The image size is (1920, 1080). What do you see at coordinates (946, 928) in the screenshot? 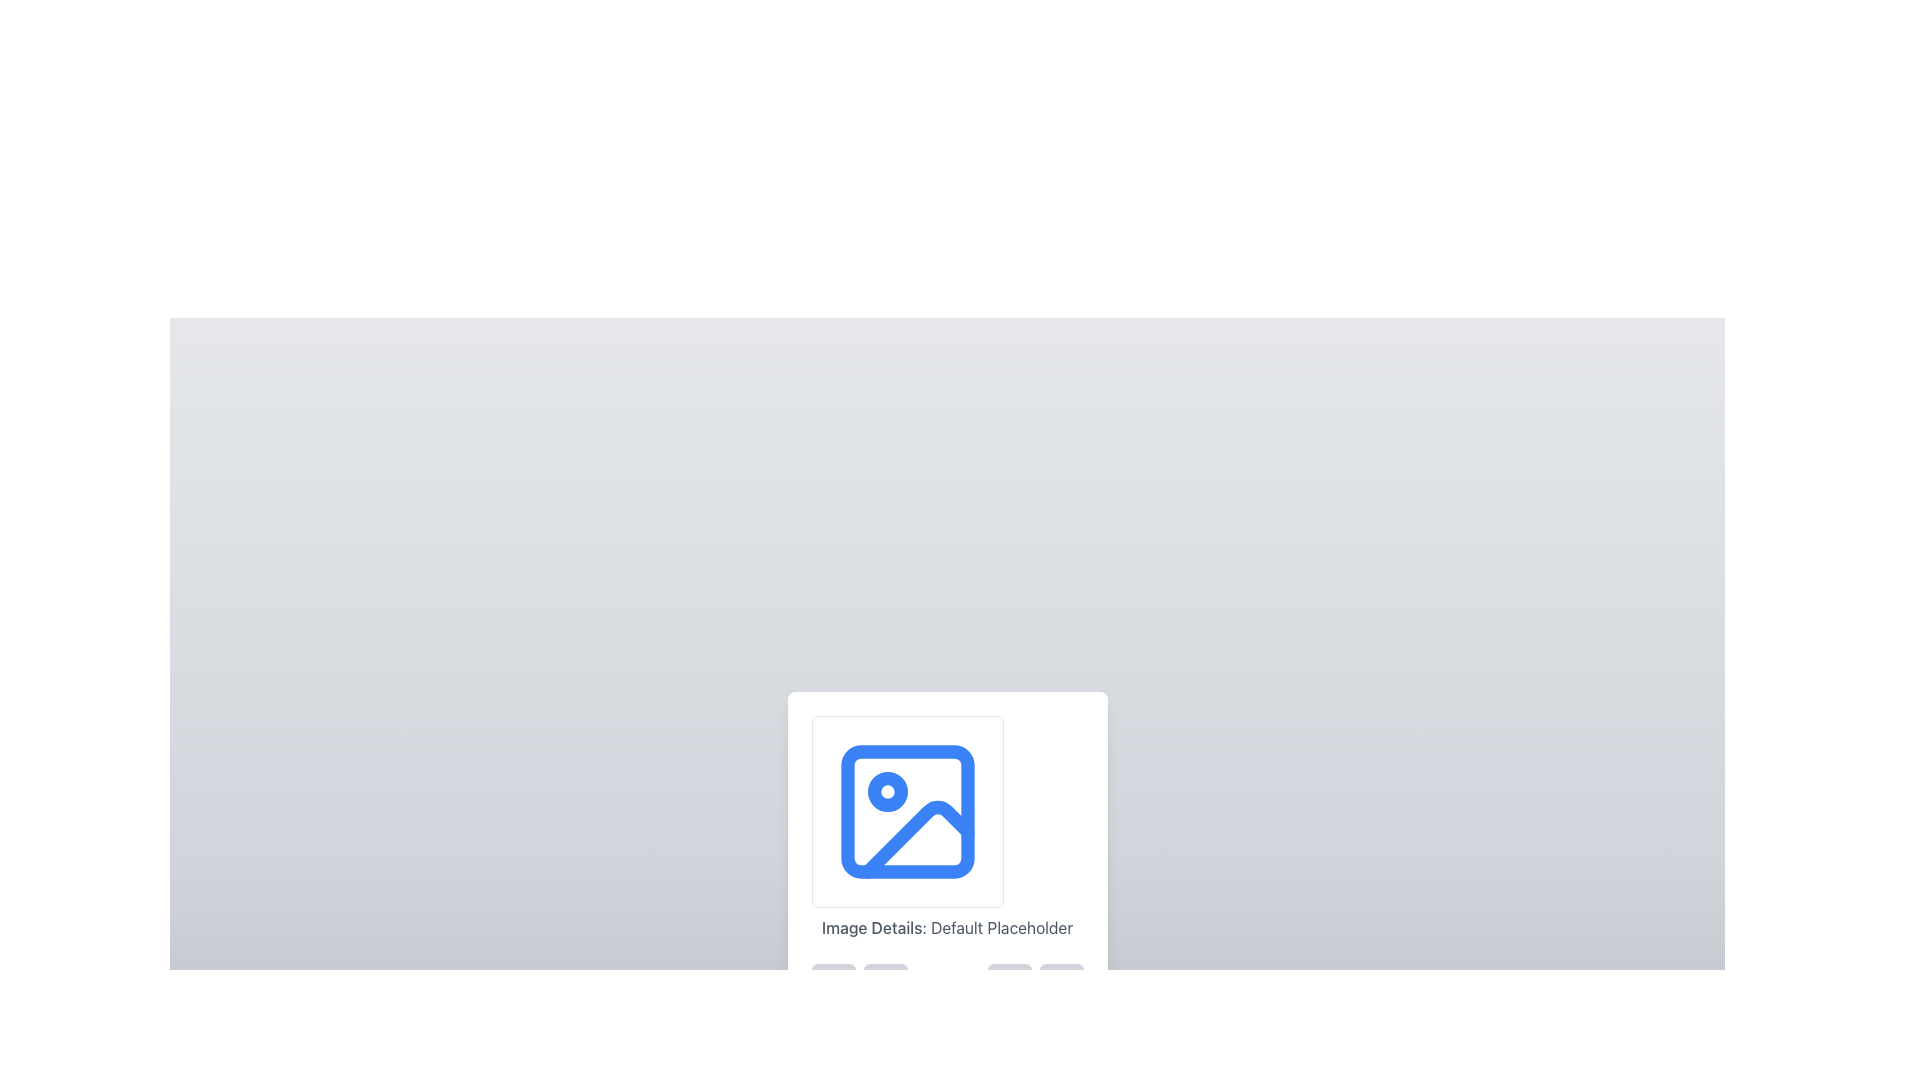
I see `the text element displaying 'Image Details: Default Placeholder', which is center-aligned and located below the square image placeholder` at bounding box center [946, 928].